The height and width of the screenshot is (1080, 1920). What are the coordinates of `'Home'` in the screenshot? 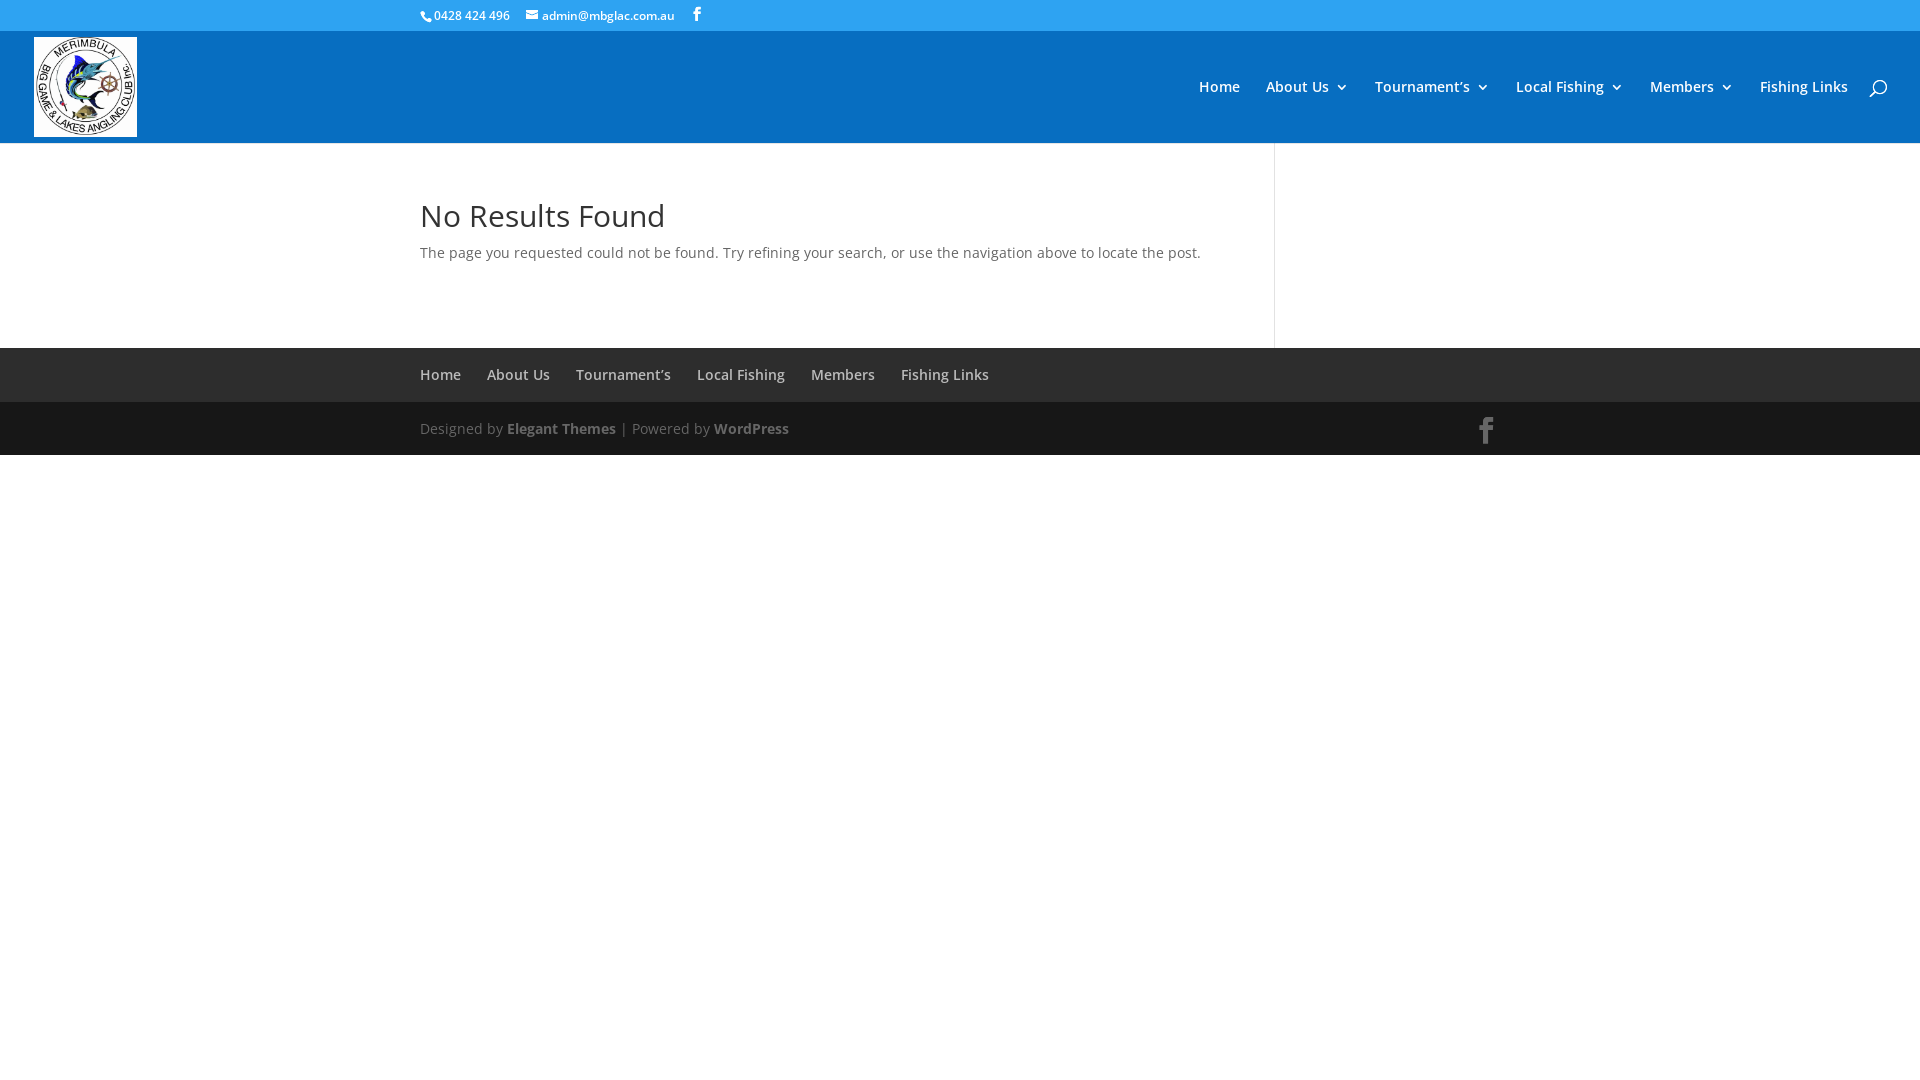 It's located at (439, 374).